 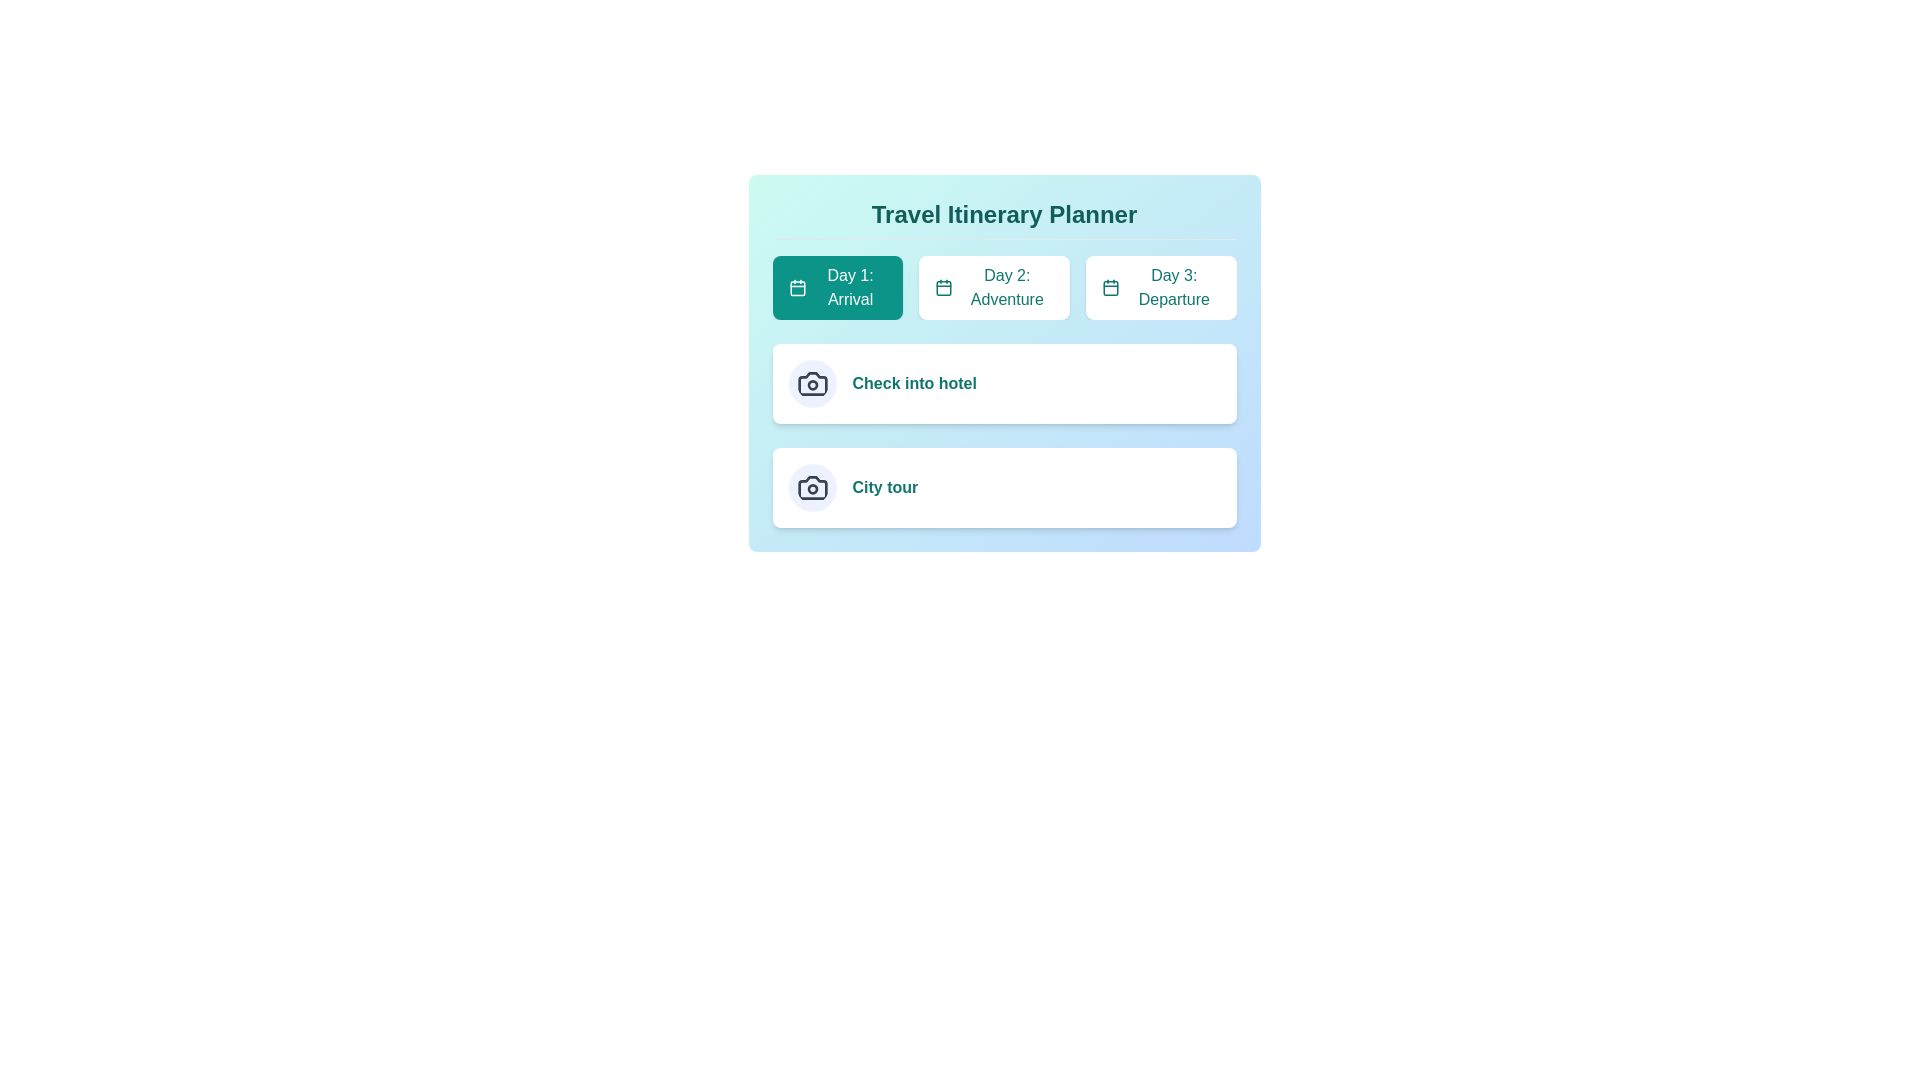 I want to click on the day tab corresponding to Day 2: Adventure, so click(x=994, y=288).